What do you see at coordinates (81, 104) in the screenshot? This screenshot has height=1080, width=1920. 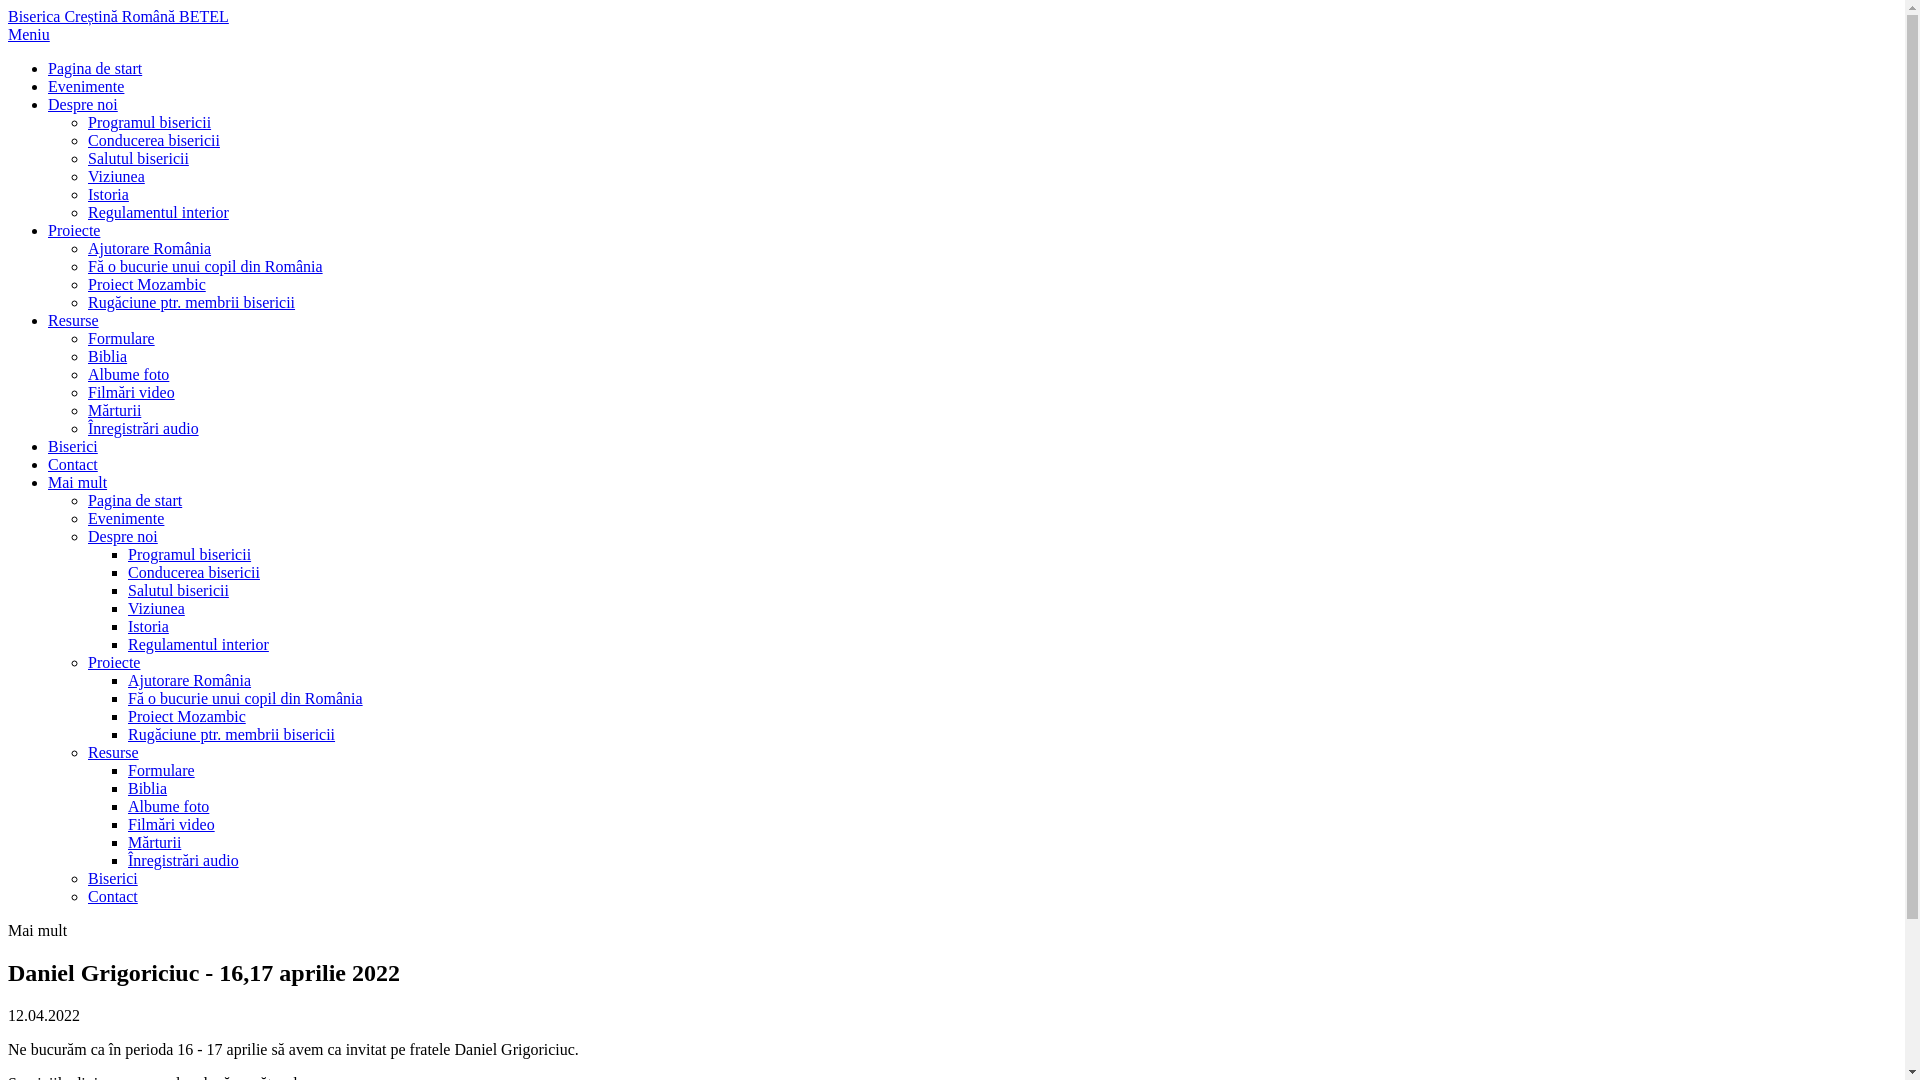 I see `'Despre noi'` at bounding box center [81, 104].